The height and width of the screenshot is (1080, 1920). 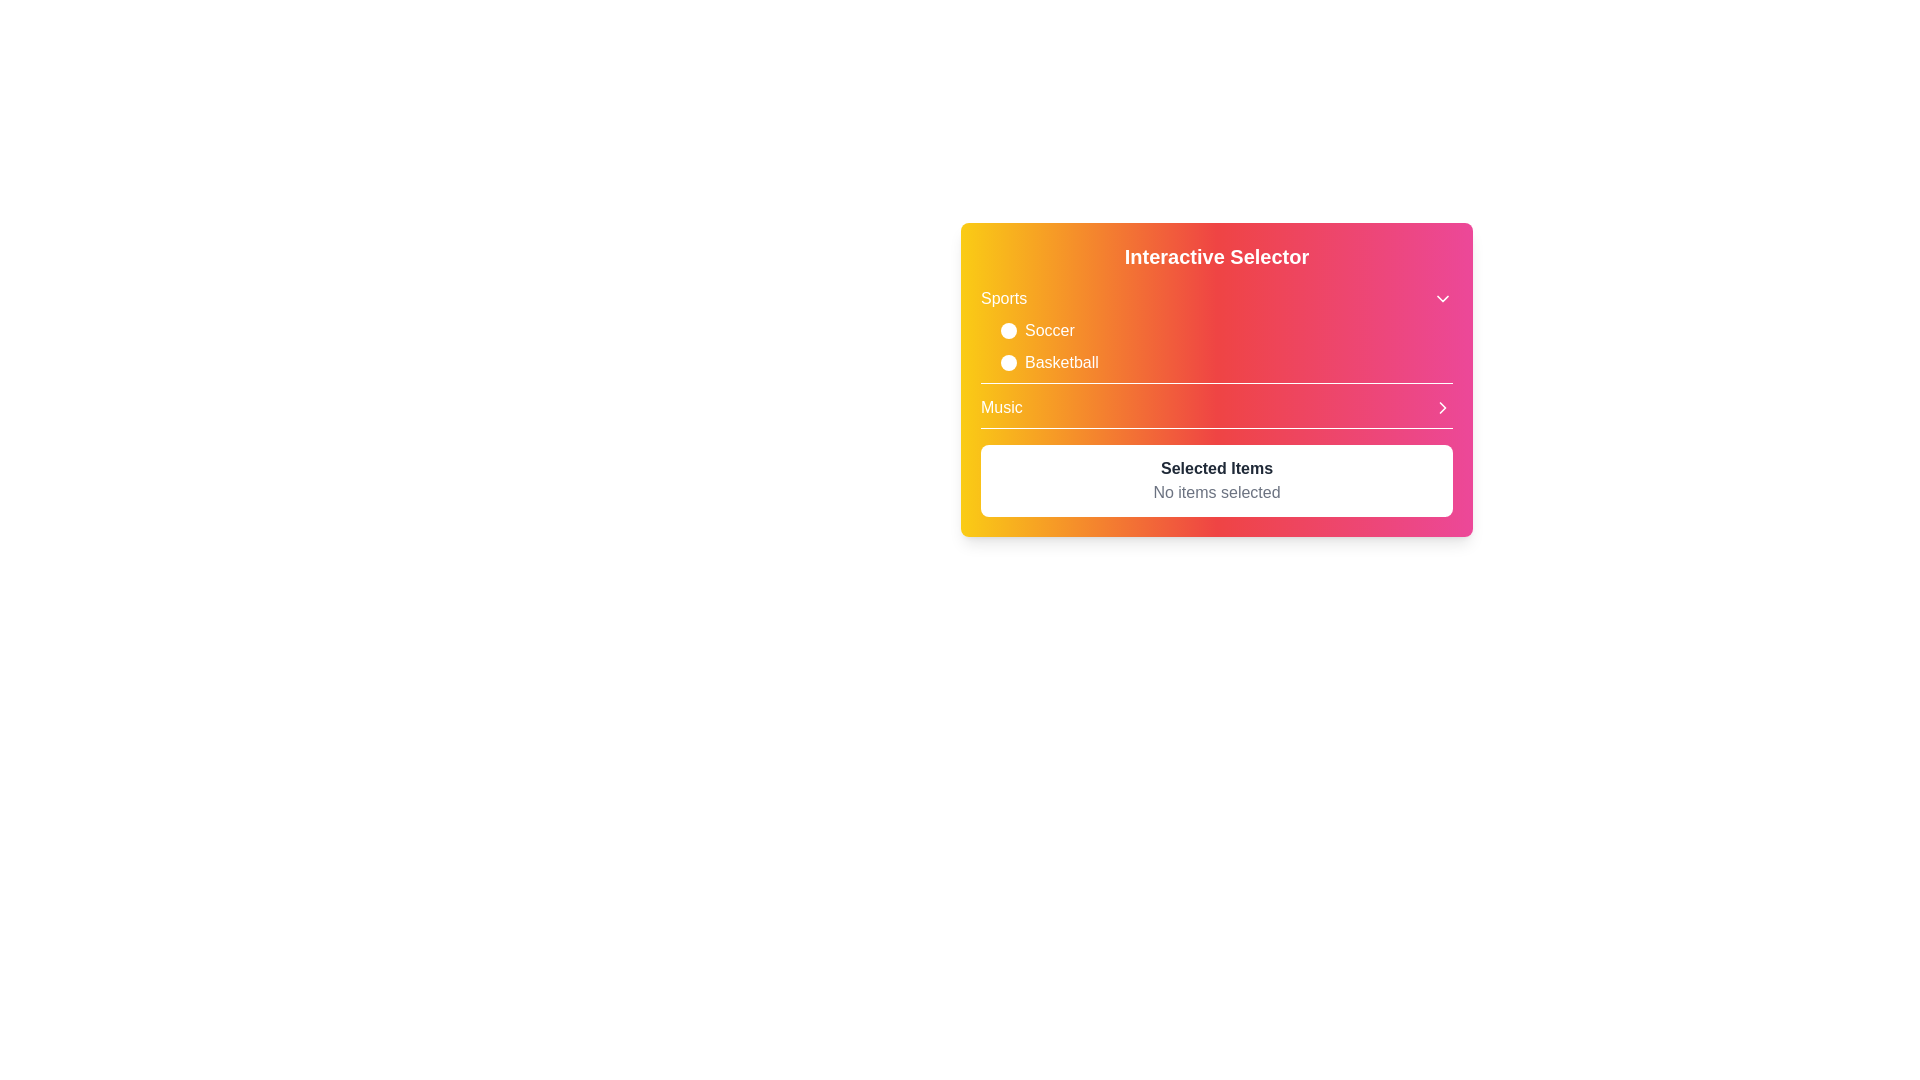 I want to click on the 'Sports' dropdown menu section to trigger the focus effect, so click(x=1216, y=334).